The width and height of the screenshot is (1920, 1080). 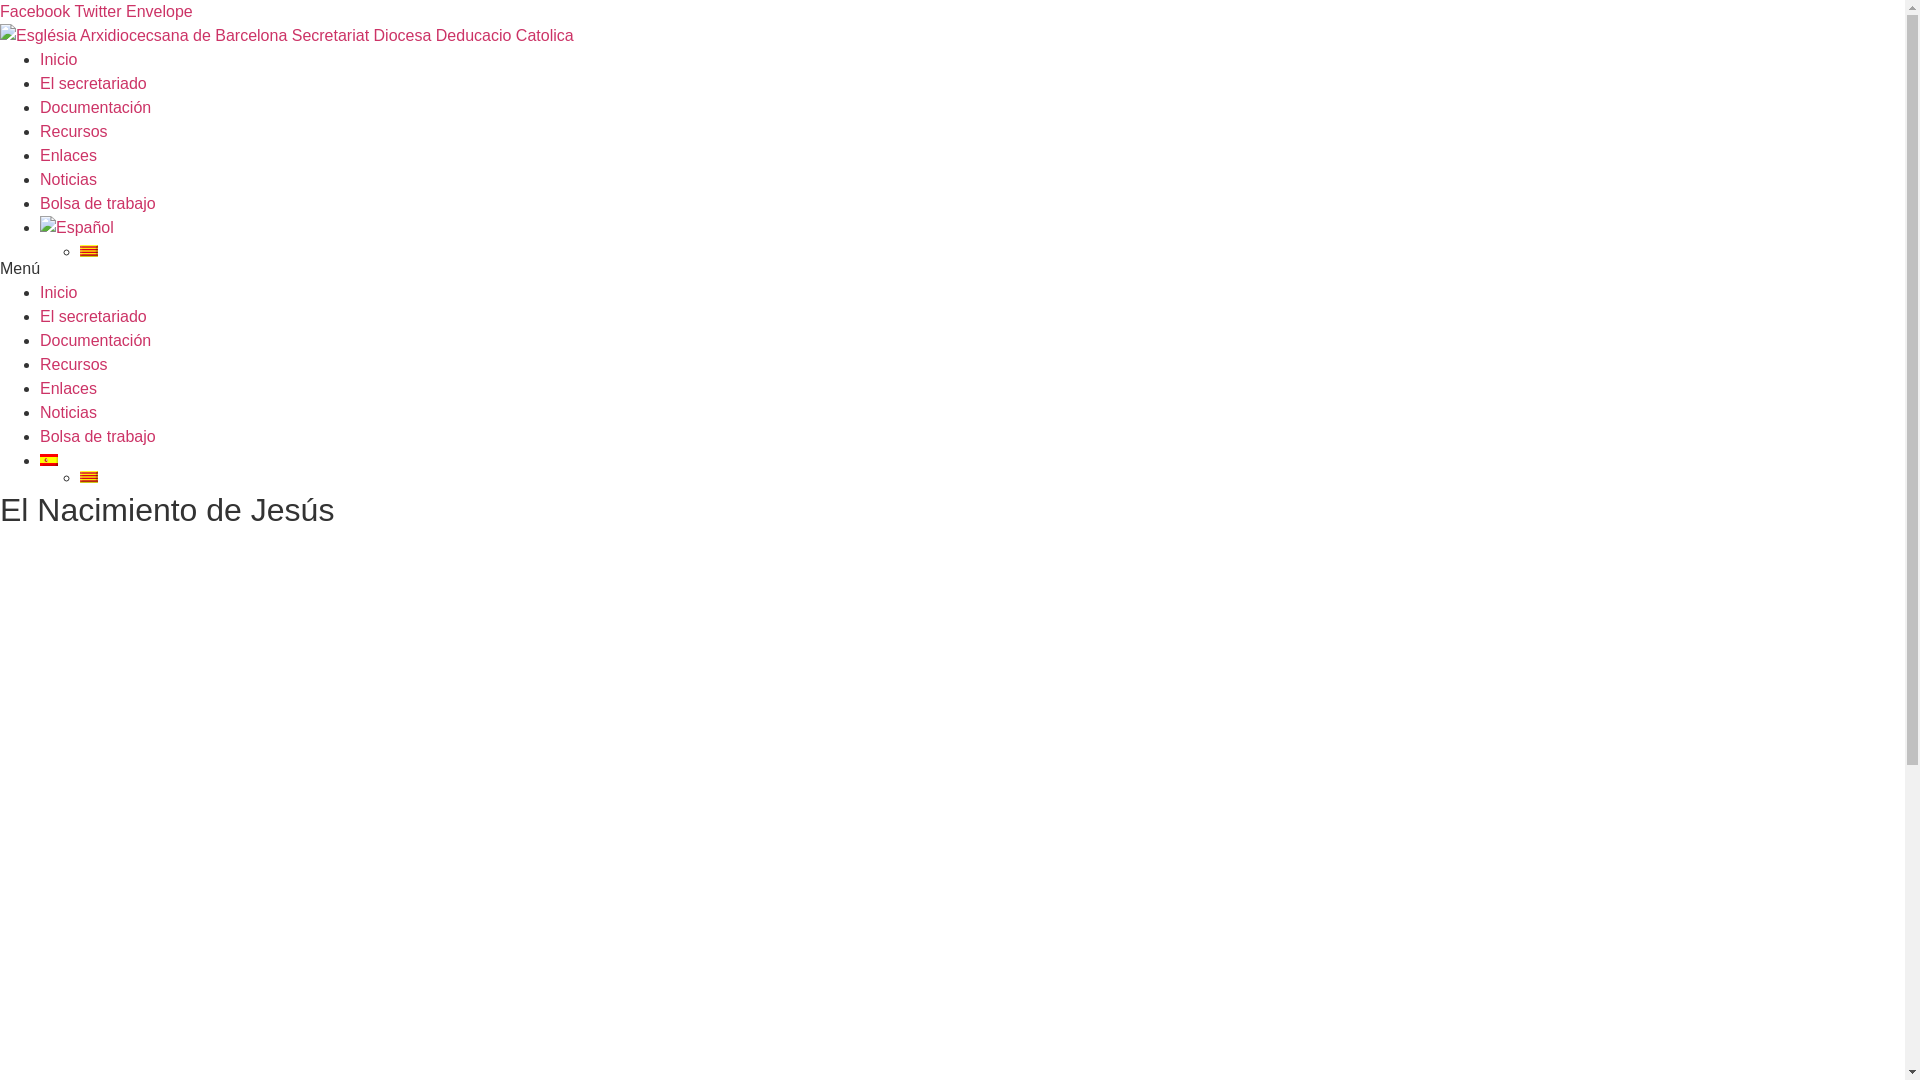 What do you see at coordinates (99, 11) in the screenshot?
I see `'Twitter'` at bounding box center [99, 11].